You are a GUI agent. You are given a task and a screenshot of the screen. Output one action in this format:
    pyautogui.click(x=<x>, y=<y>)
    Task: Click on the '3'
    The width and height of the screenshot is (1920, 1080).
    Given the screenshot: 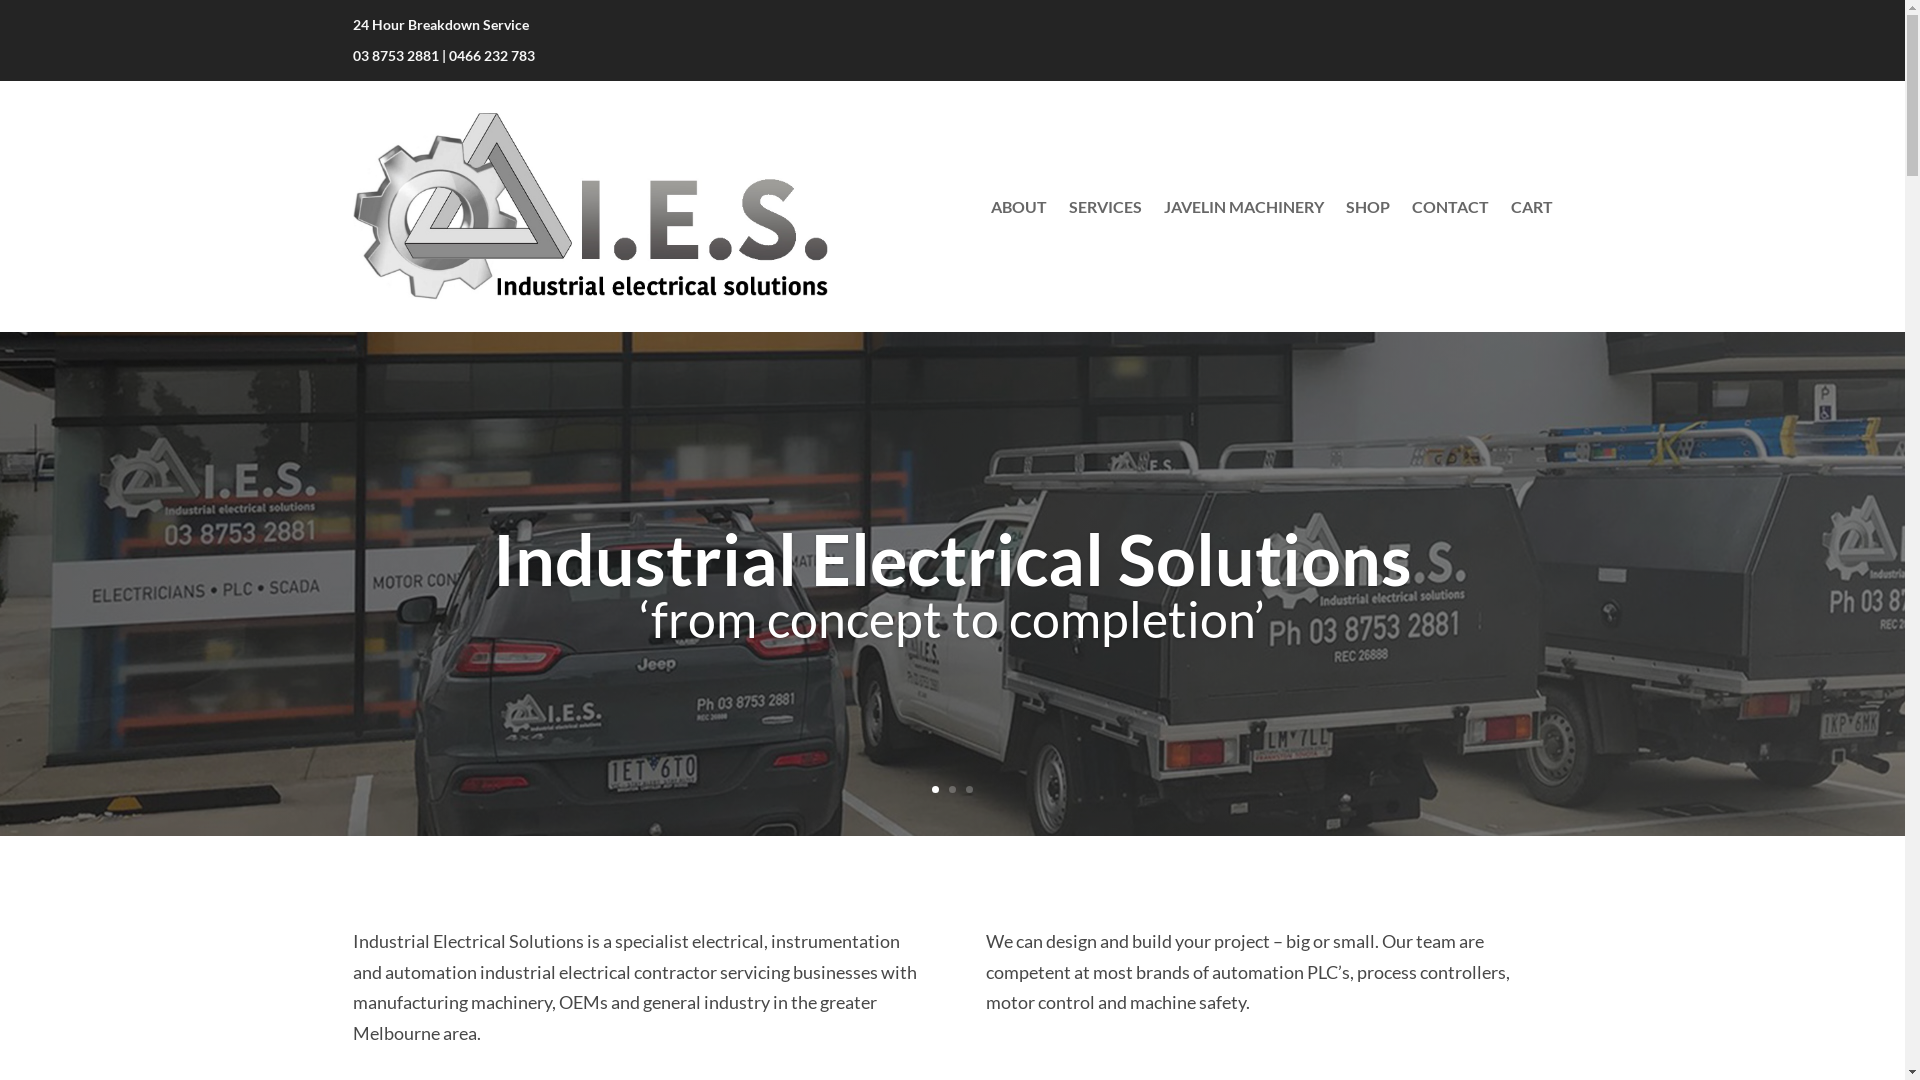 What is the action you would take?
    pyautogui.click(x=969, y=788)
    